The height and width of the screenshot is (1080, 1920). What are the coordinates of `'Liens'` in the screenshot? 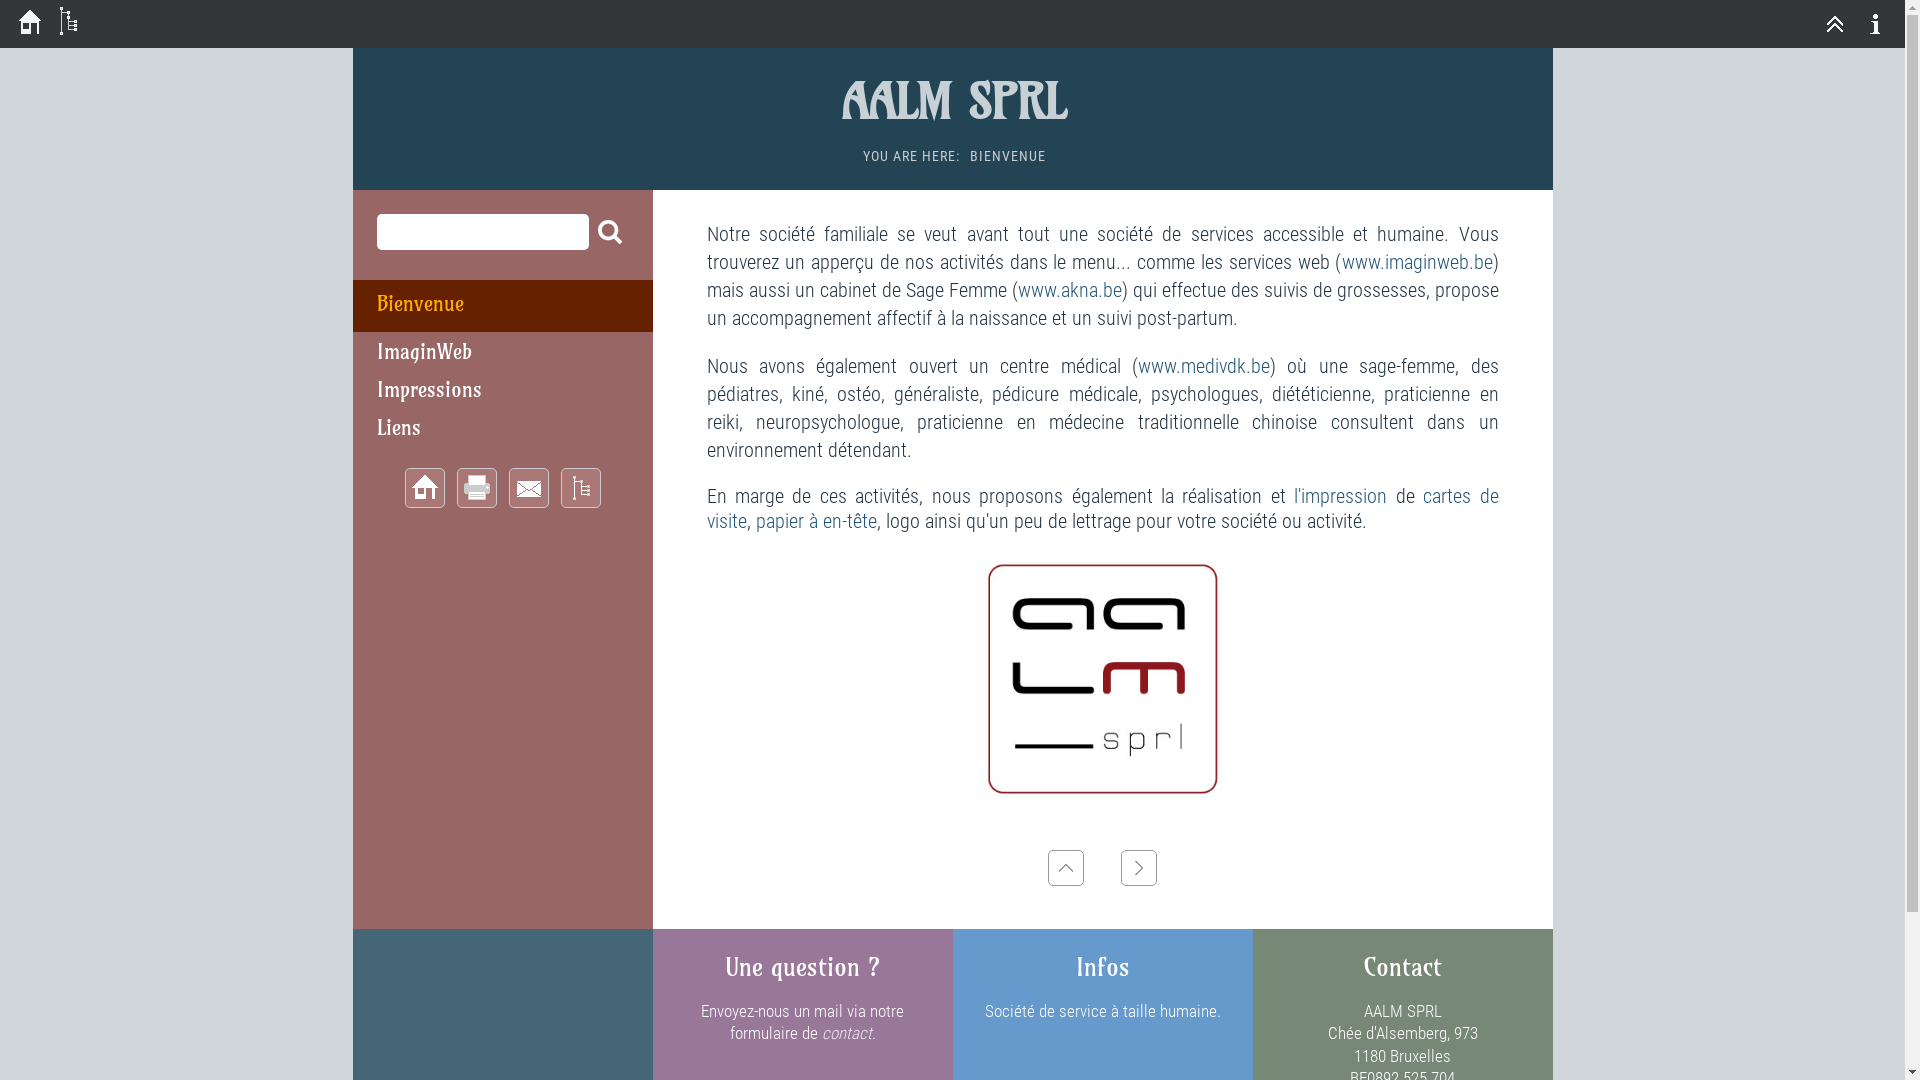 It's located at (398, 426).